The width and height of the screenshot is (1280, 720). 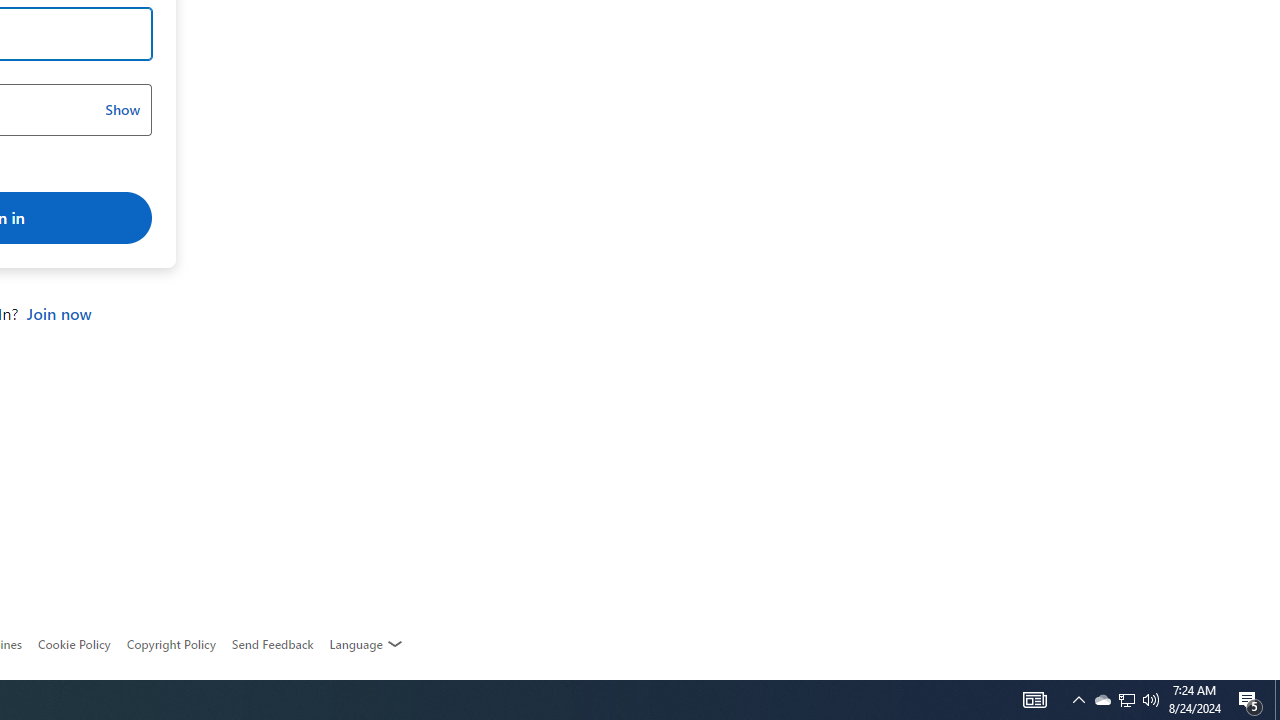 What do you see at coordinates (366, 644) in the screenshot?
I see `'Language'` at bounding box center [366, 644].